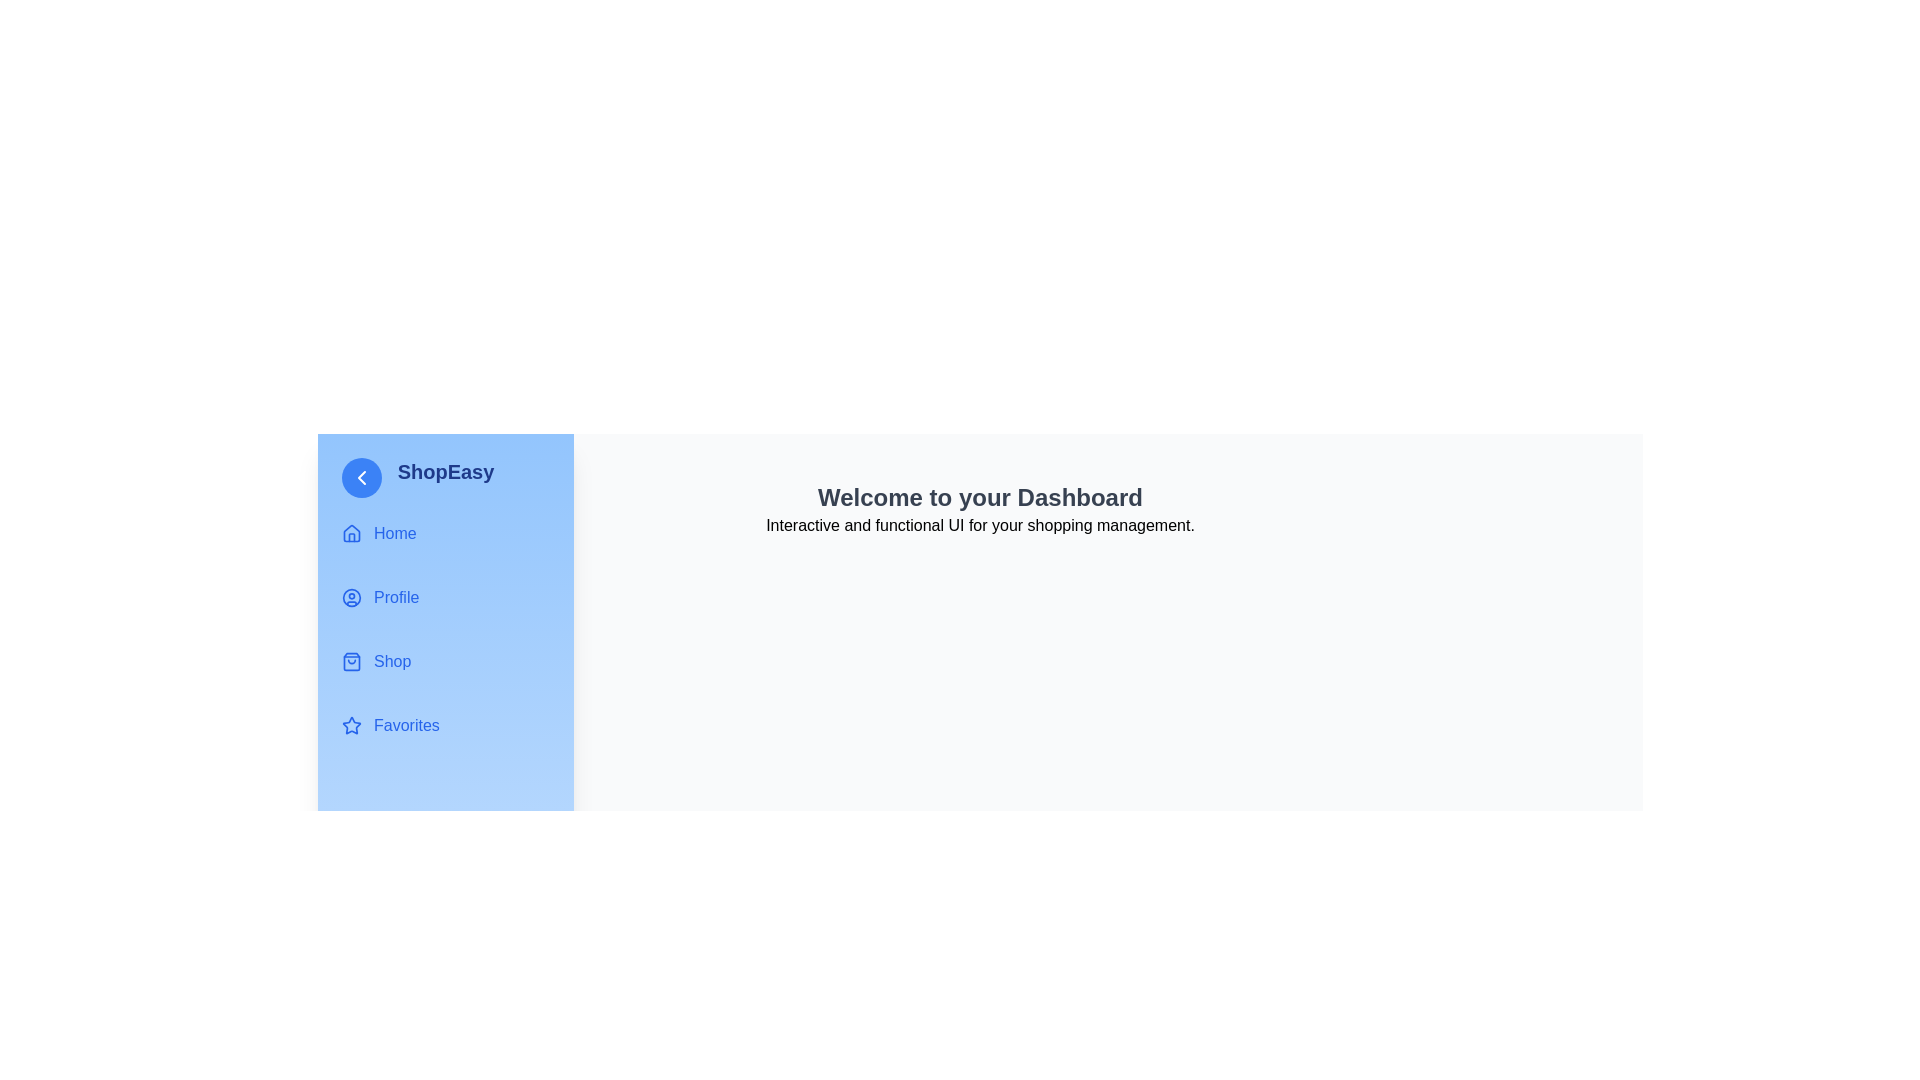 This screenshot has height=1080, width=1920. Describe the element at coordinates (361, 478) in the screenshot. I see `the left arrow icon button located at the top-left corner of the sidebar navigation panel` at that location.